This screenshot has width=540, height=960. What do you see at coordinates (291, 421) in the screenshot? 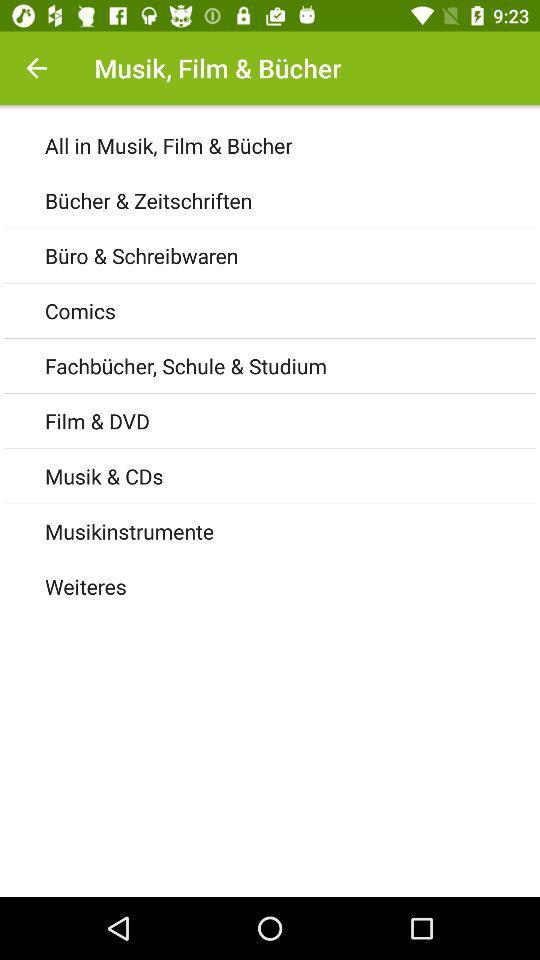
I see `the icon above the musik & cds` at bounding box center [291, 421].